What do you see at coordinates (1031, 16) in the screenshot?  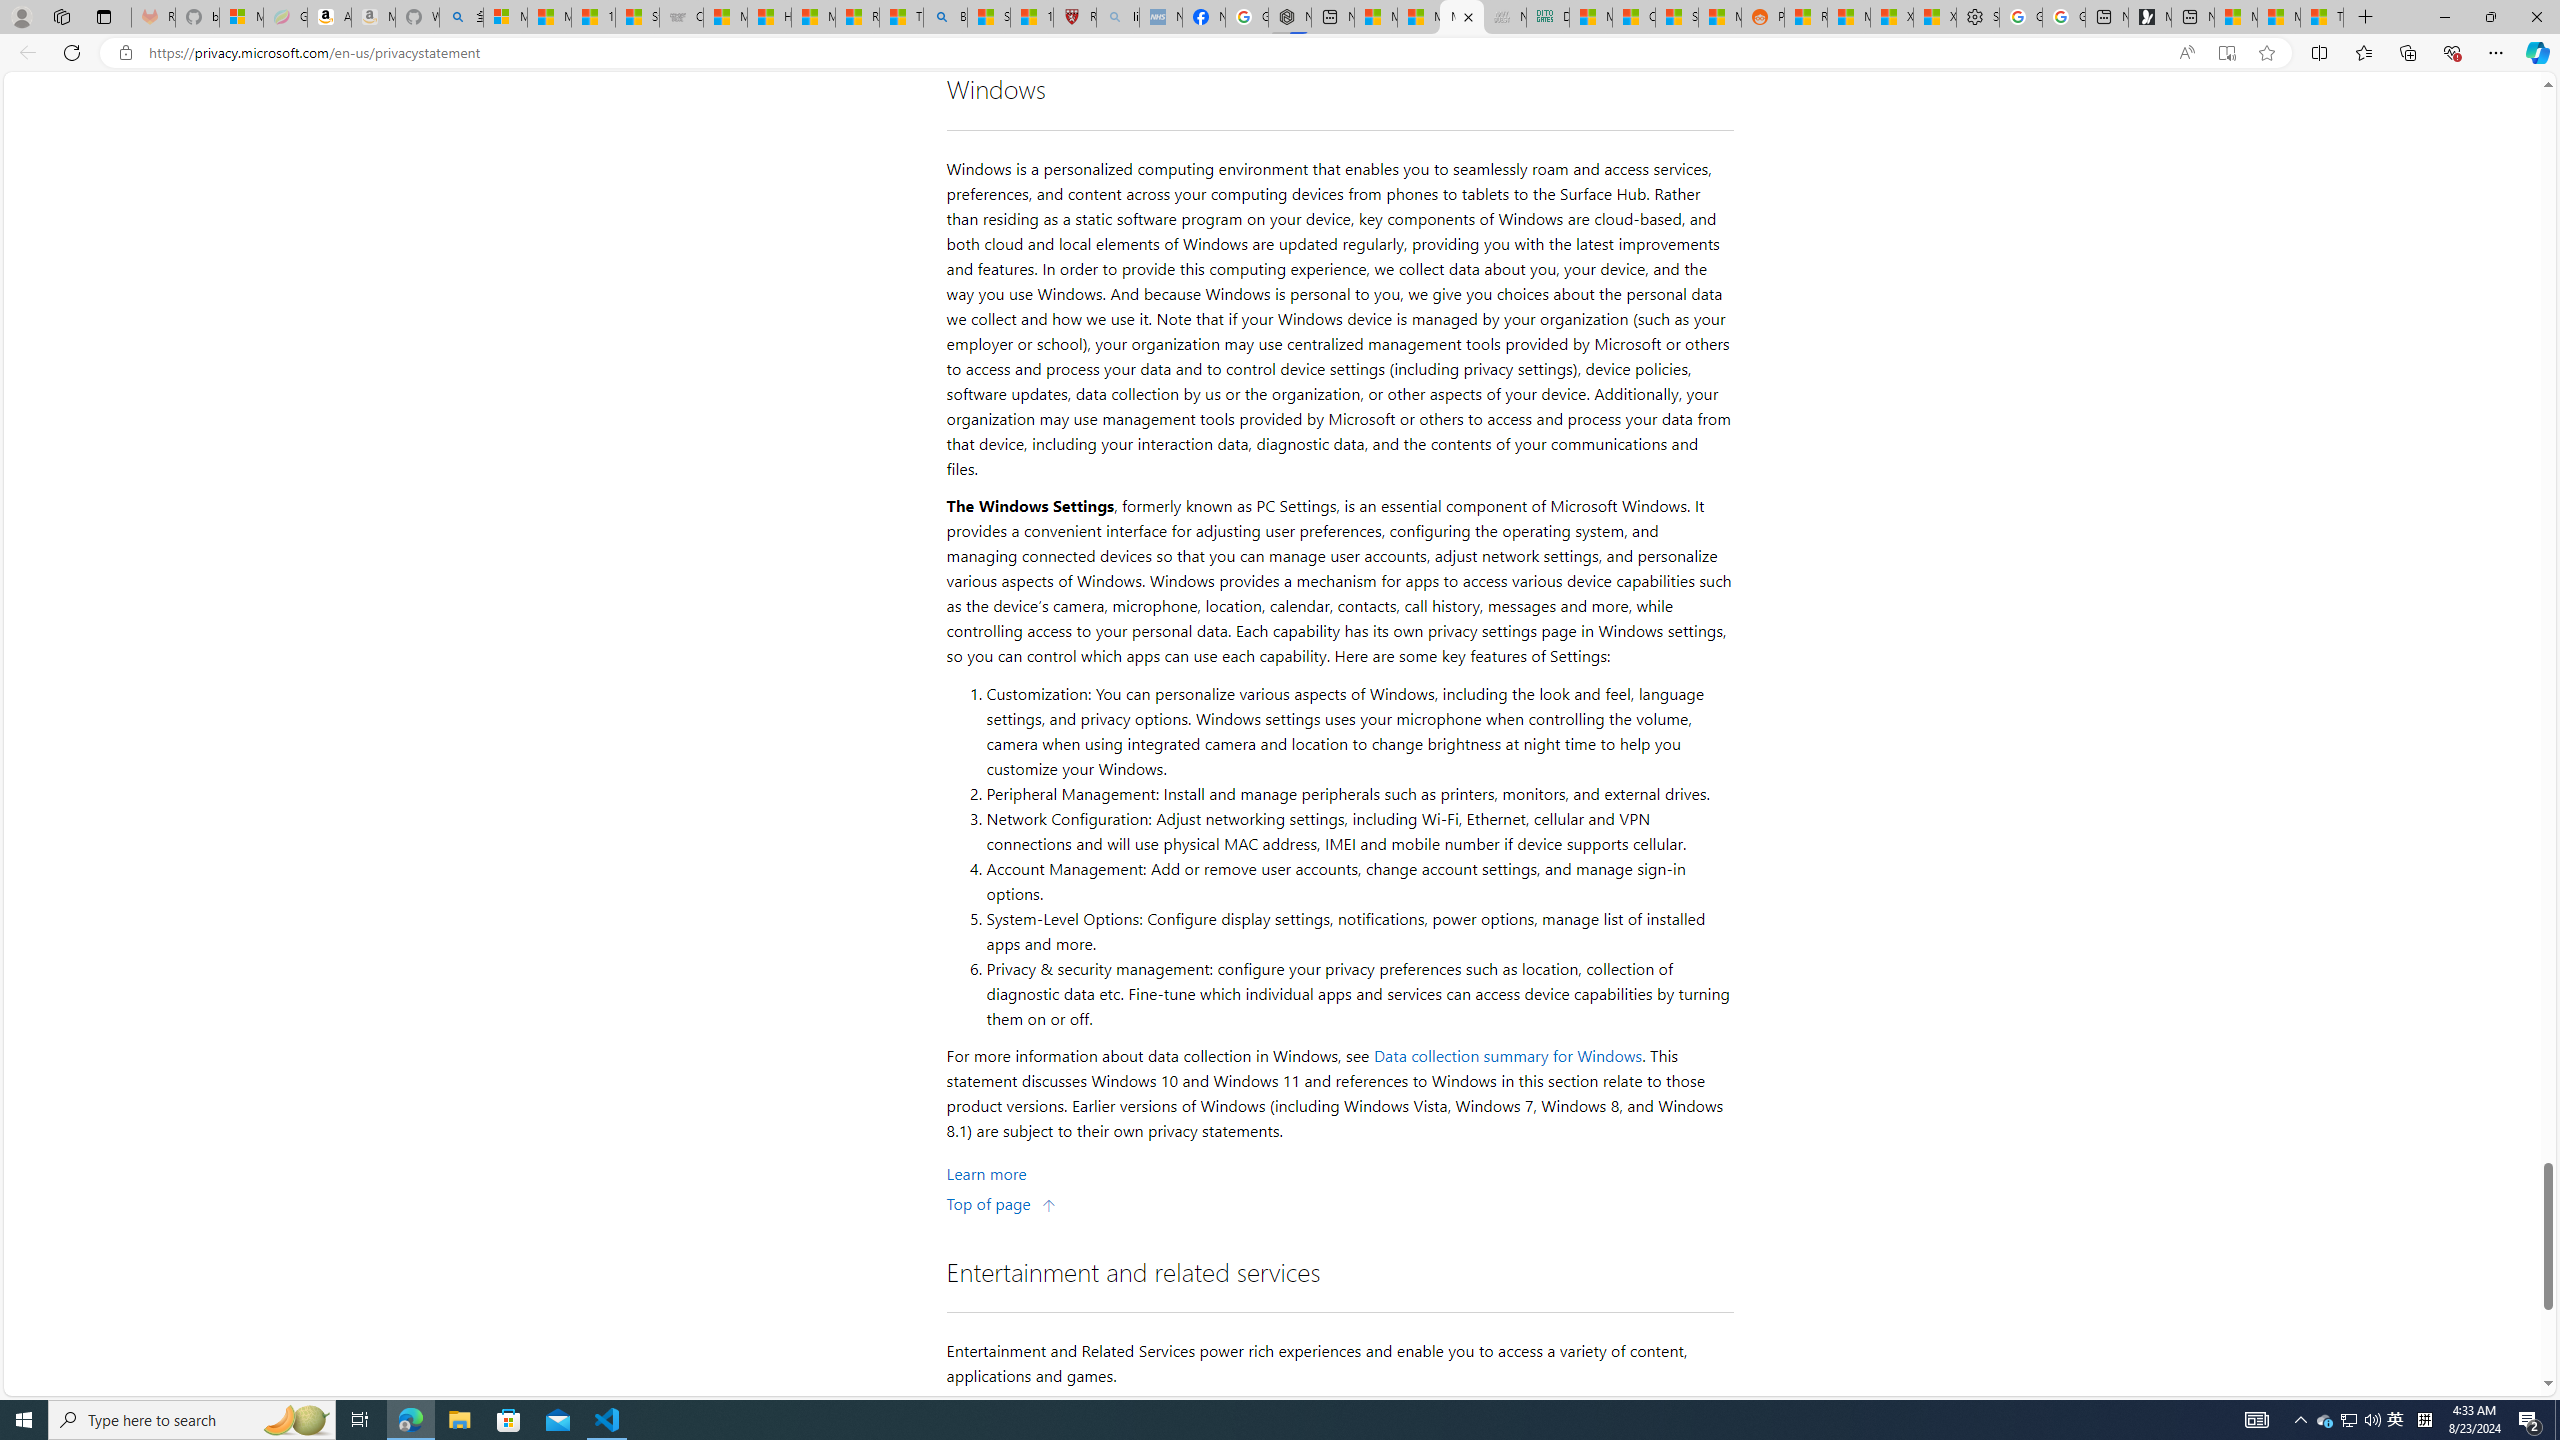 I see `'12 Popular Science Lies that Must be Corrected'` at bounding box center [1031, 16].